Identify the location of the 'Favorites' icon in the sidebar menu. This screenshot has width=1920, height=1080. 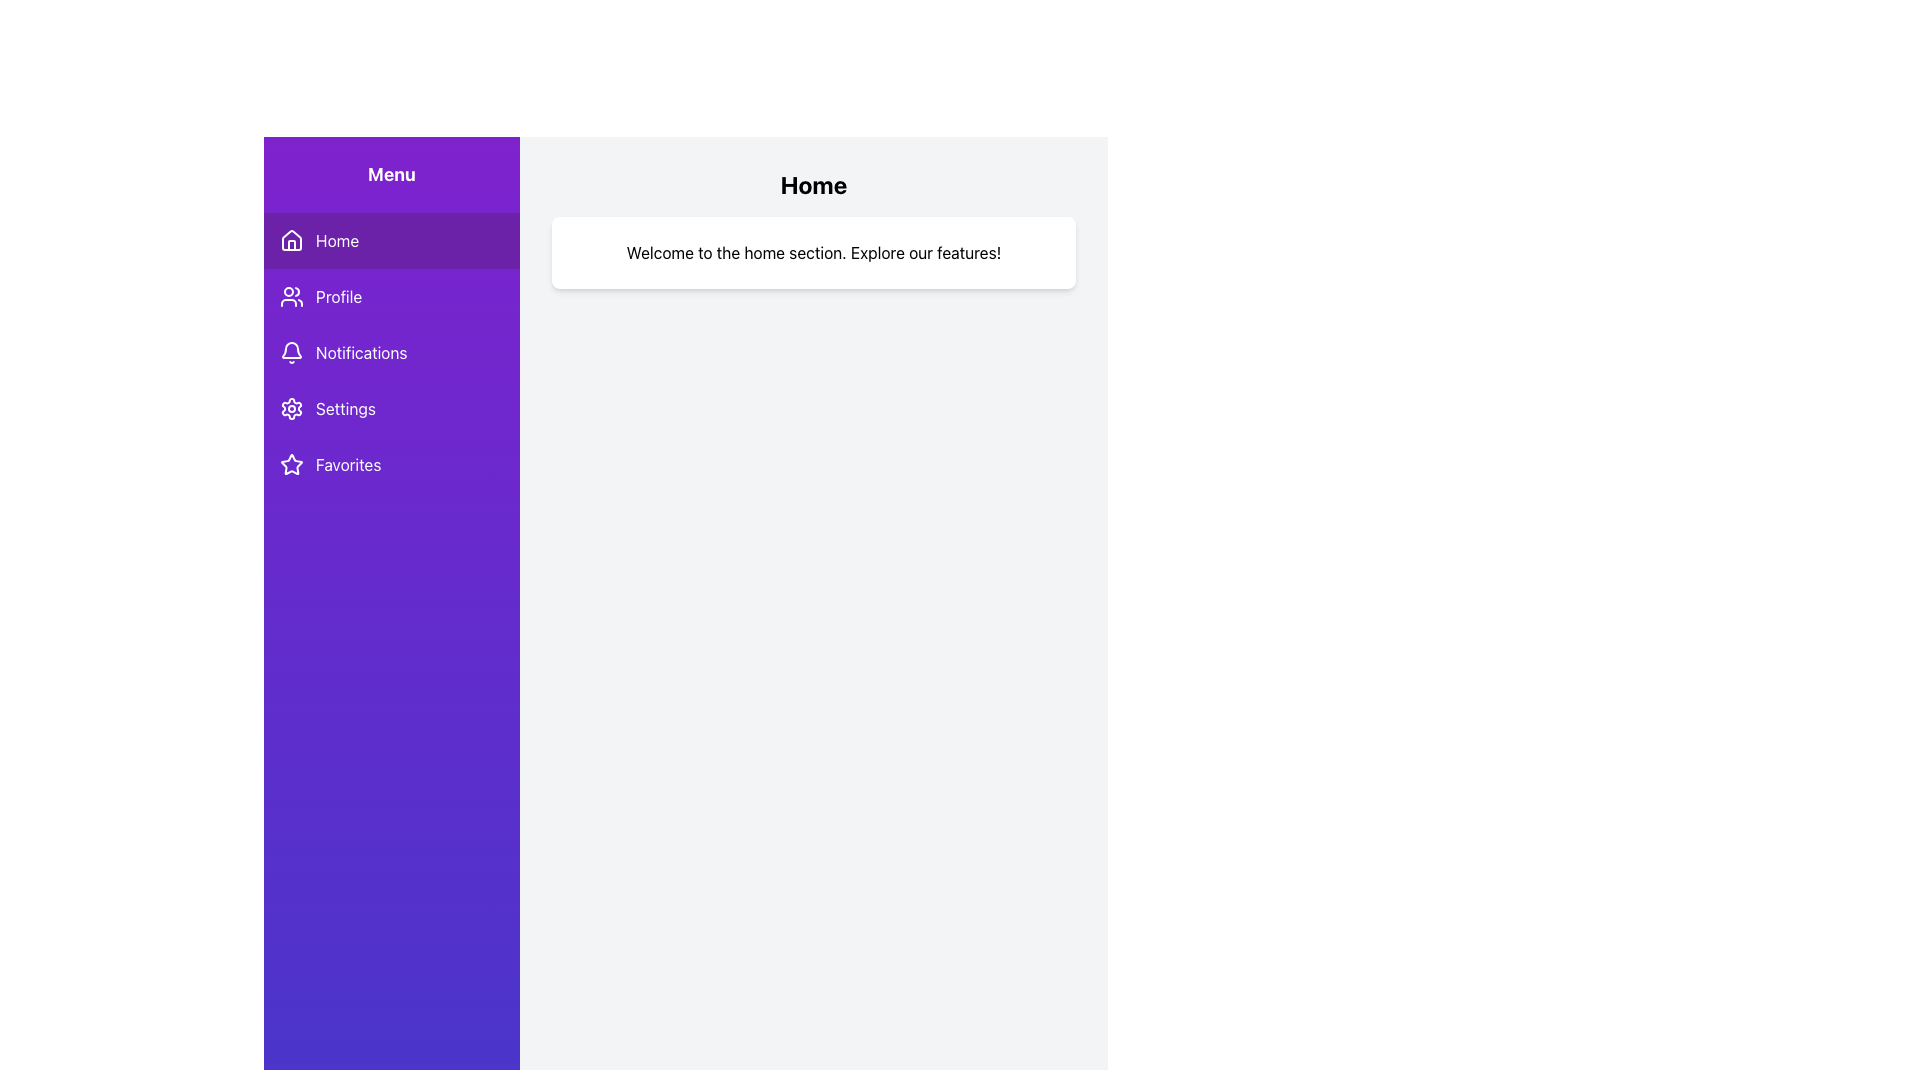
(291, 465).